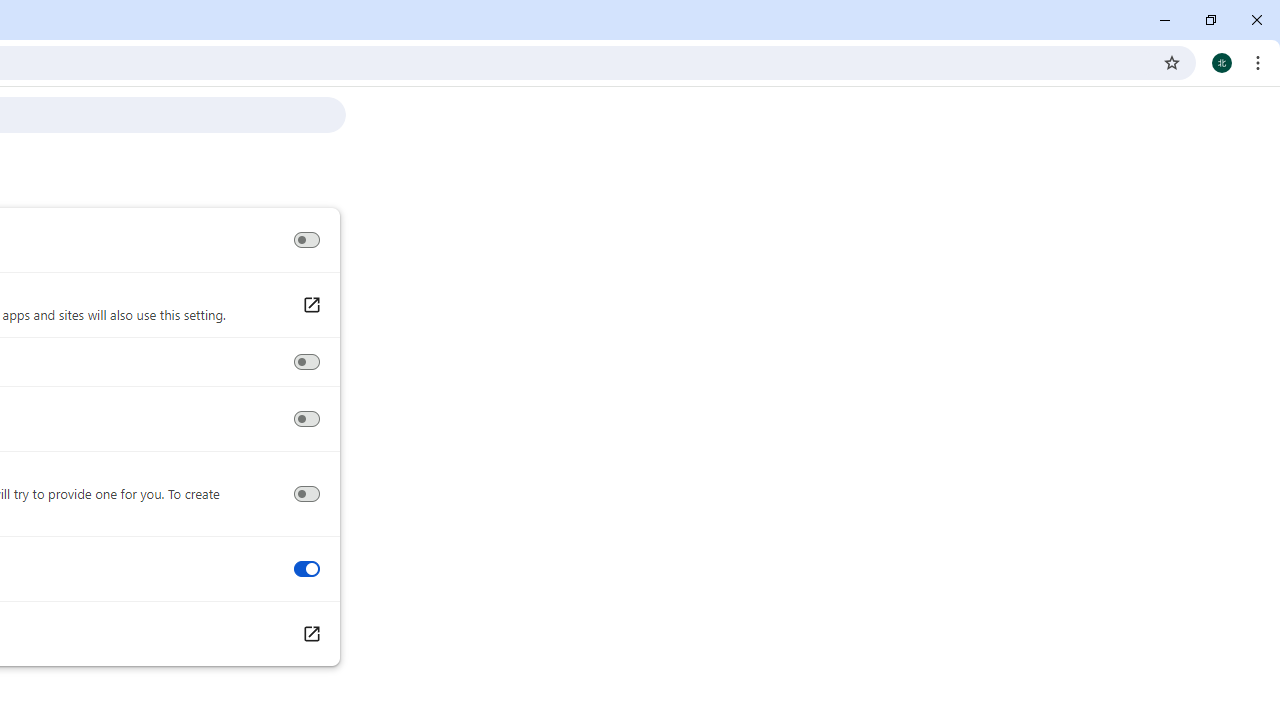 This screenshot has height=720, width=1280. Describe the element at coordinates (310, 634) in the screenshot. I see `'Add accessibility features Open Chrome Web Store'` at that location.